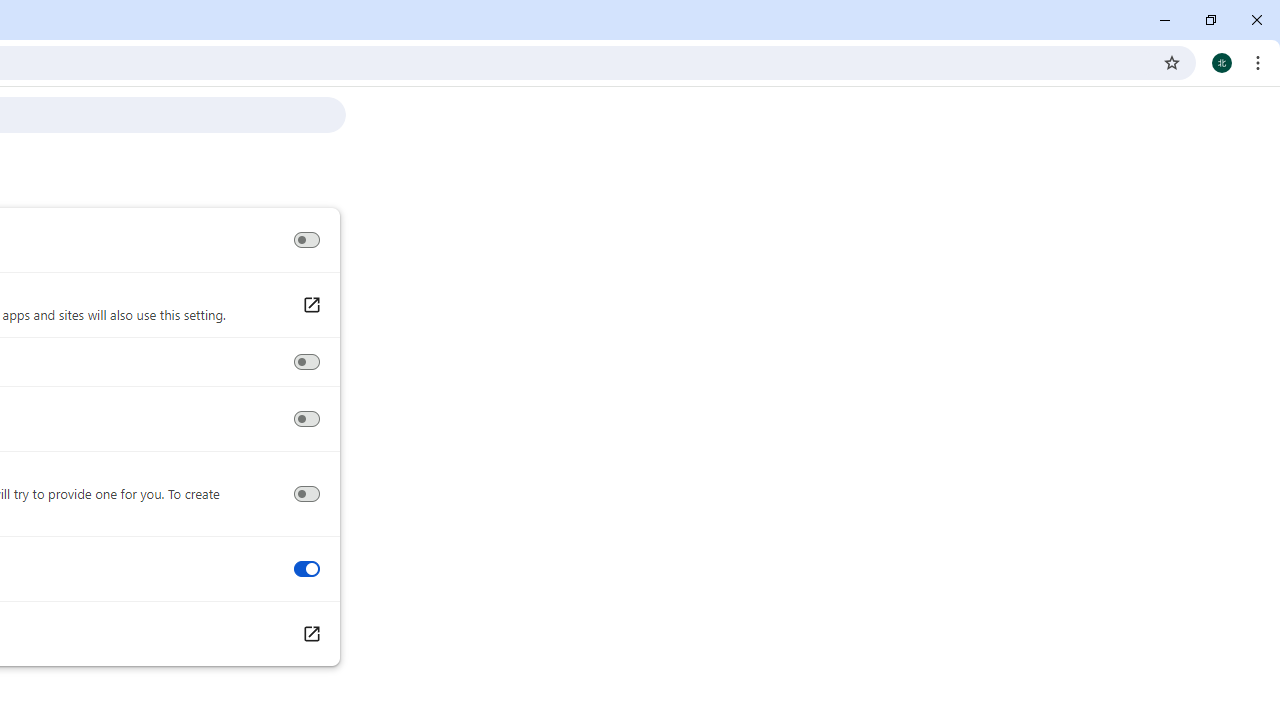 This screenshot has height=720, width=1280. Describe the element at coordinates (310, 634) in the screenshot. I see `'Add accessibility features Open Chrome Web Store'` at that location.